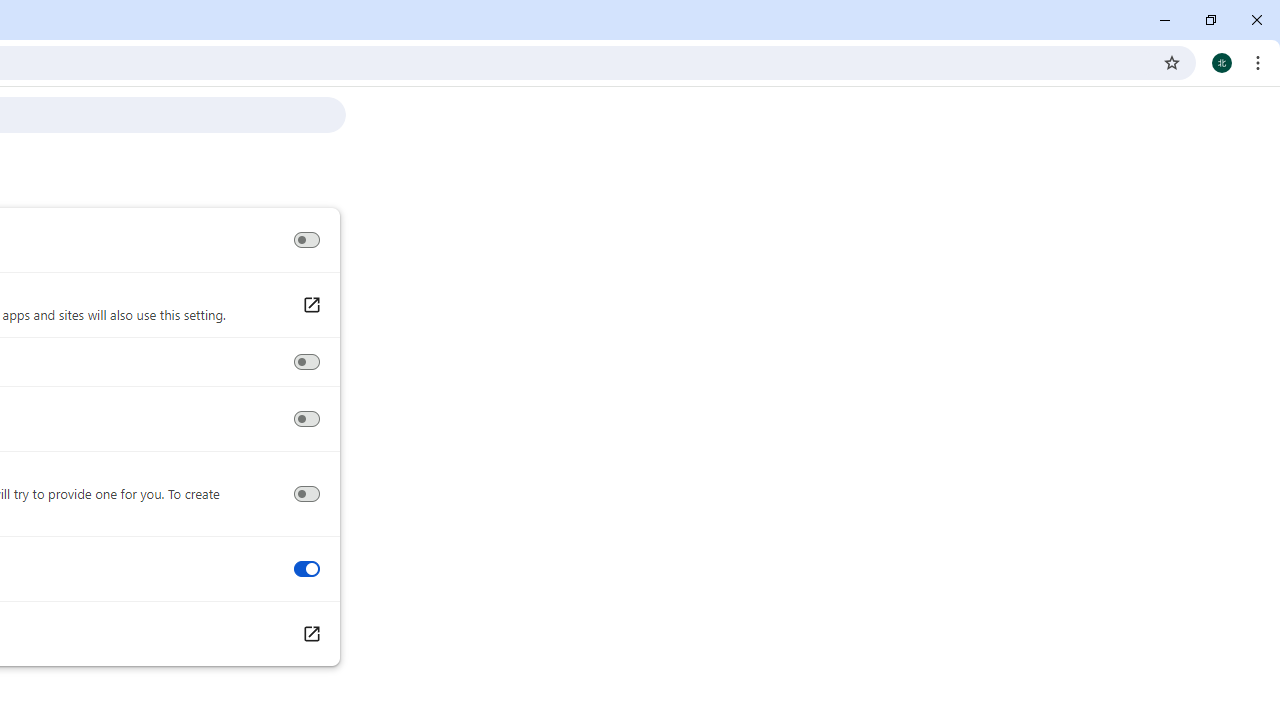 This screenshot has height=720, width=1280. Describe the element at coordinates (310, 634) in the screenshot. I see `'Add accessibility features Open Chrome Web Store'` at that location.